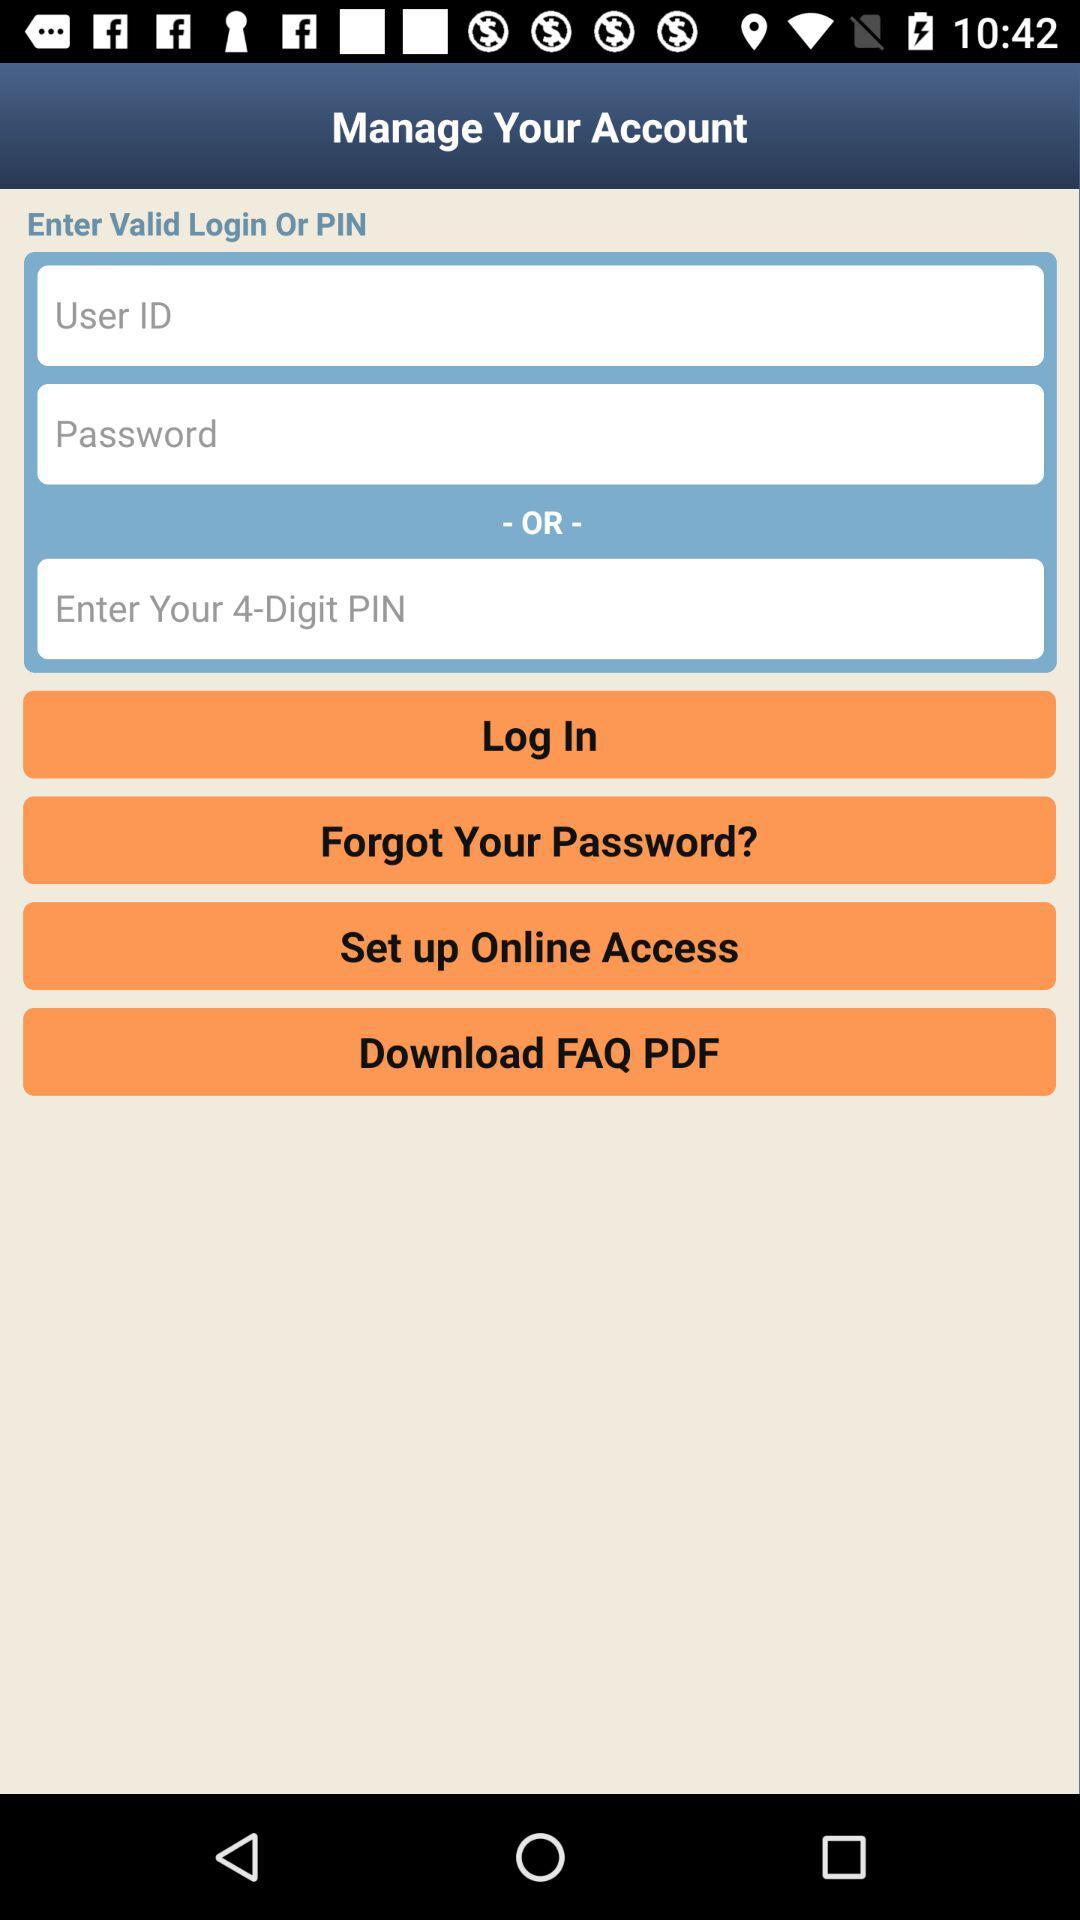  What do you see at coordinates (538, 840) in the screenshot?
I see `item below log in` at bounding box center [538, 840].